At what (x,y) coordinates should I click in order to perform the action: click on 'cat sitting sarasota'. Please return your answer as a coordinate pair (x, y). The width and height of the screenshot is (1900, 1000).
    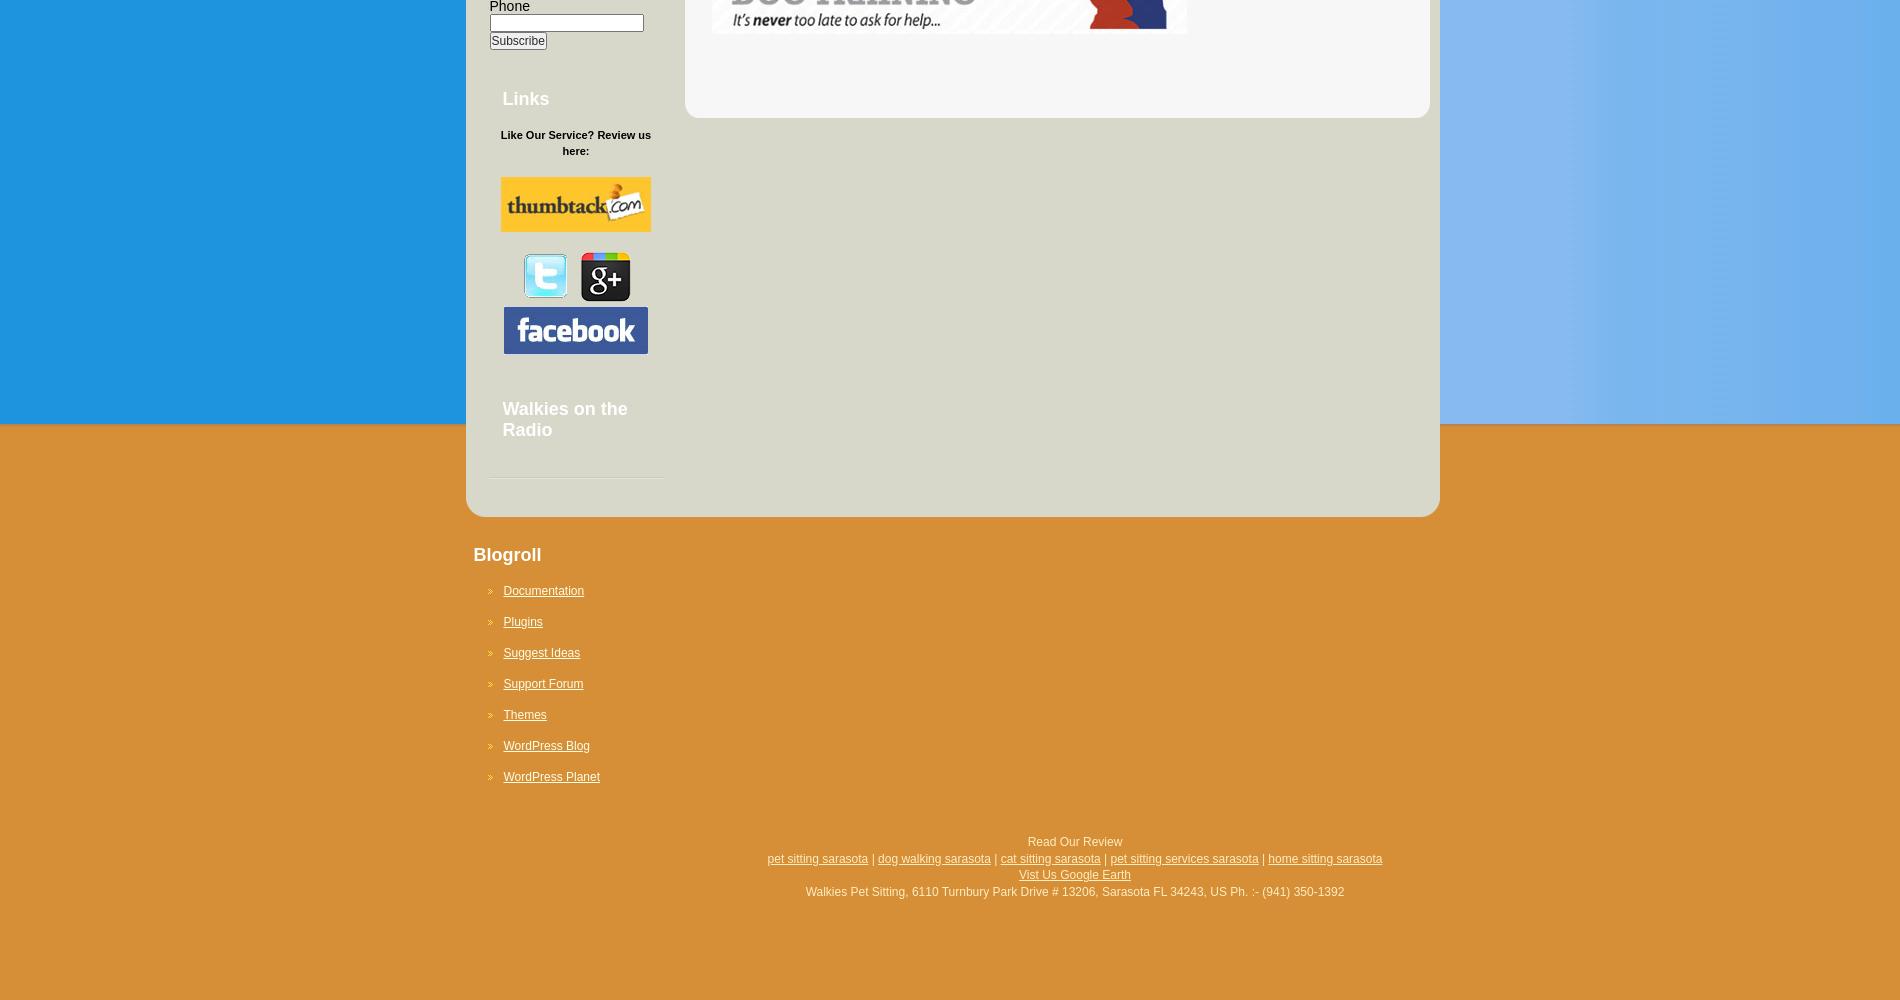
    Looking at the image, I should click on (1049, 857).